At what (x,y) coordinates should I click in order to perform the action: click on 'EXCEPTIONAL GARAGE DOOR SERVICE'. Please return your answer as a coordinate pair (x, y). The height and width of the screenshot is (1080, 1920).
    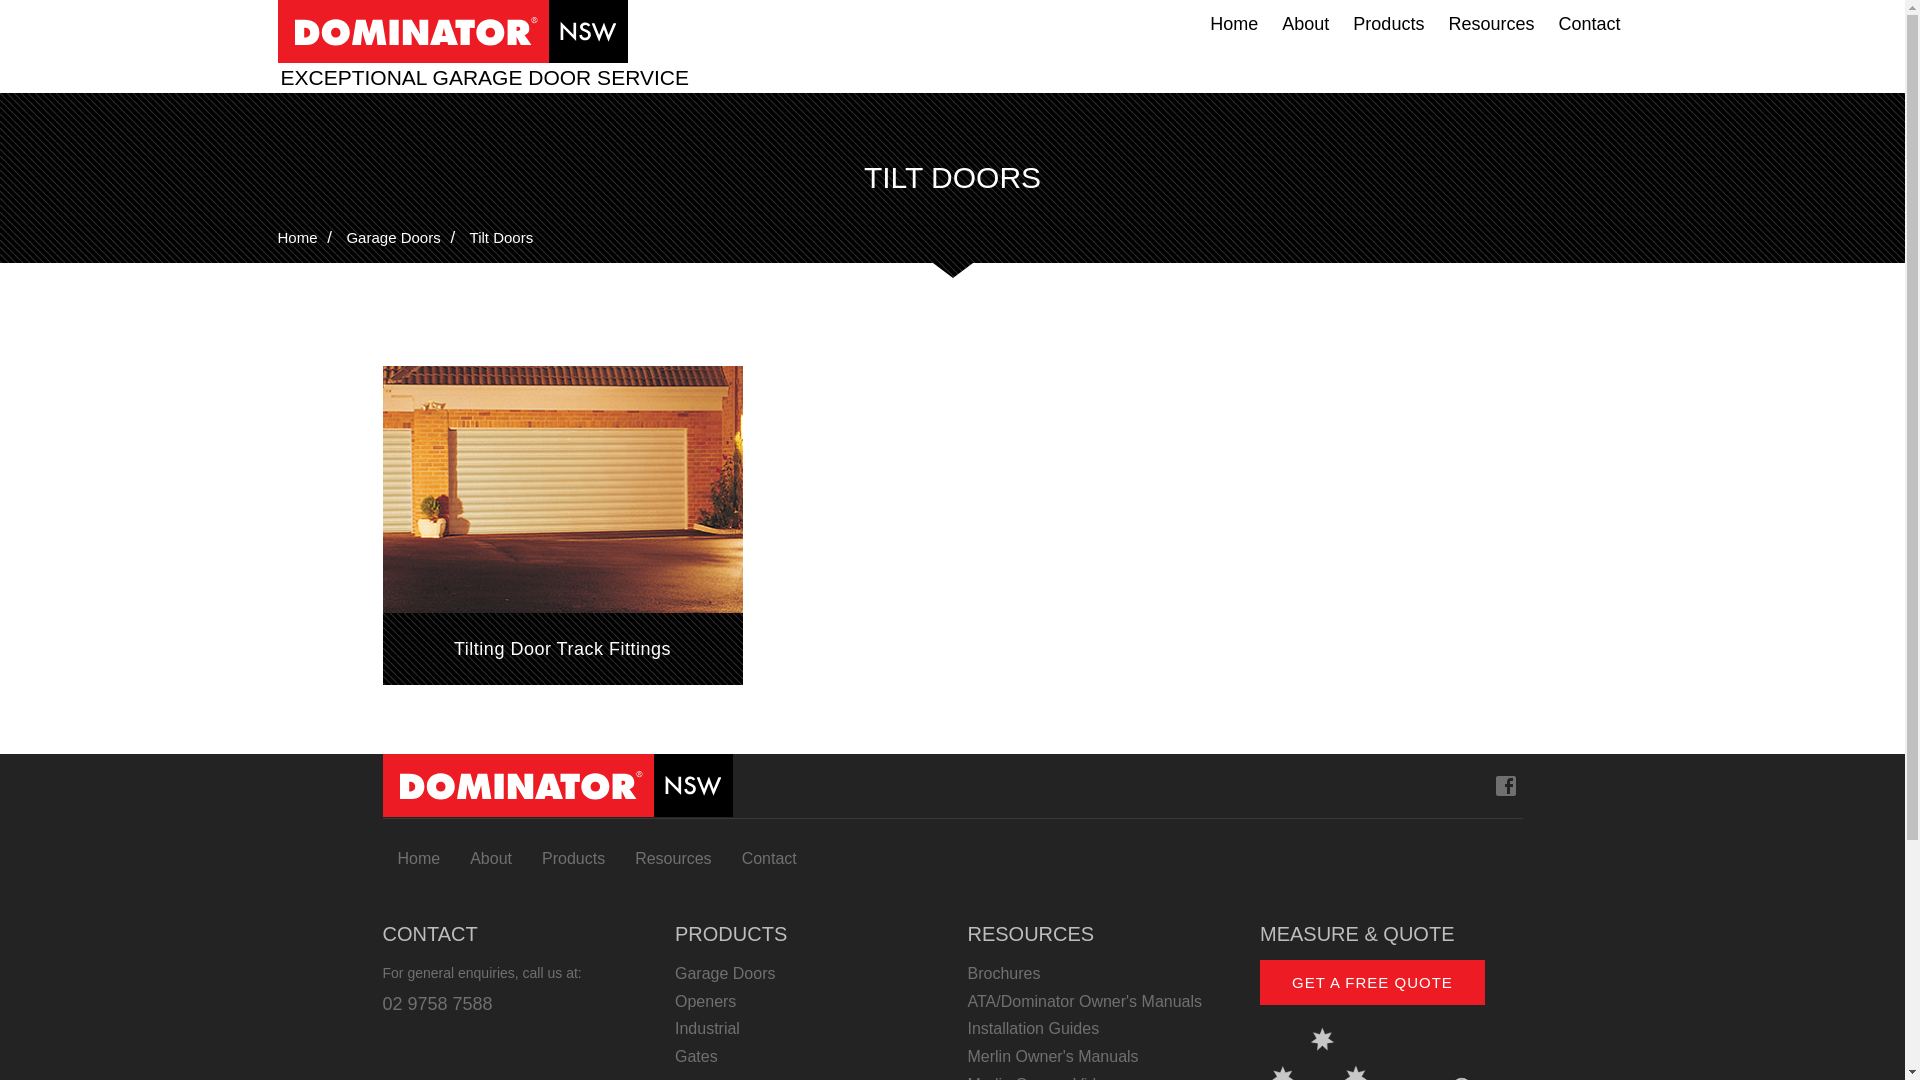
    Looking at the image, I should click on (488, 76).